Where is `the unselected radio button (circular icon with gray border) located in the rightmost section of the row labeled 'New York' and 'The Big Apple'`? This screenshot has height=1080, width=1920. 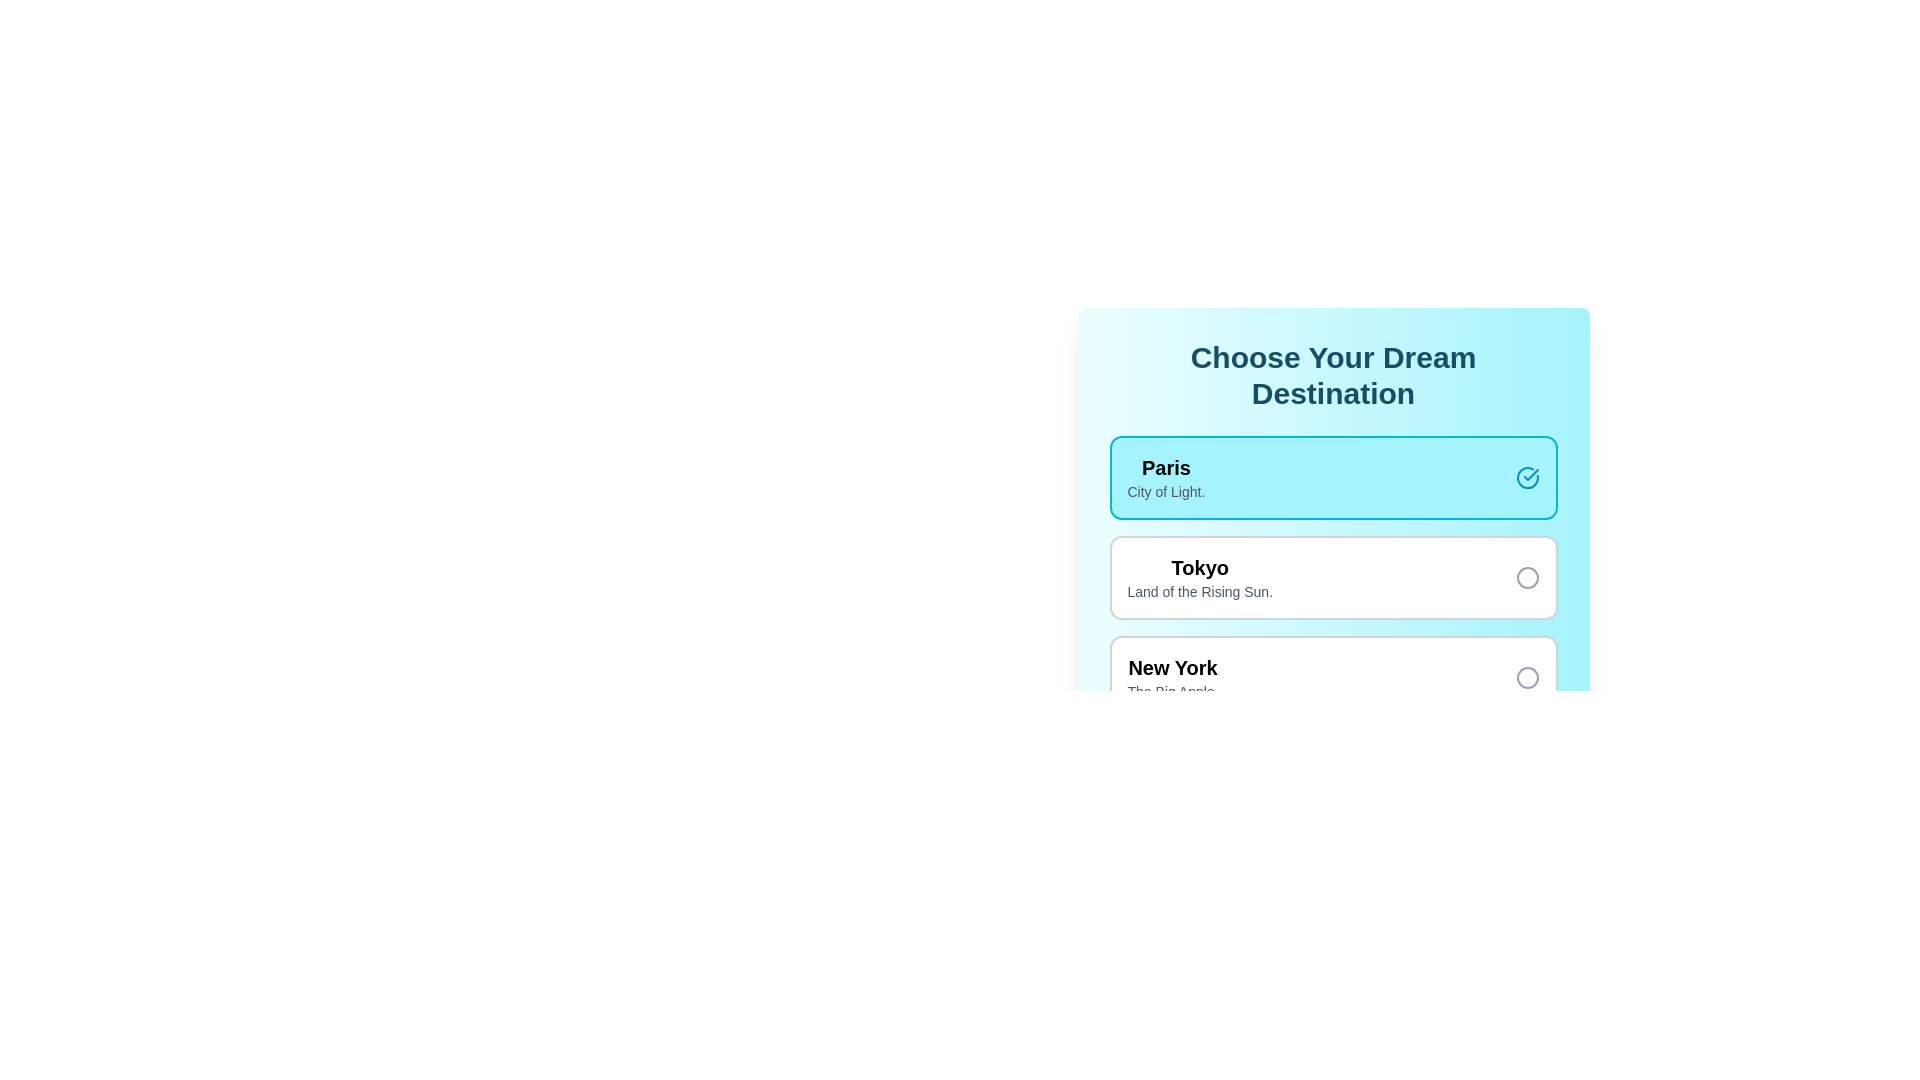 the unselected radio button (circular icon with gray border) located in the rightmost section of the row labeled 'New York' and 'The Big Apple' is located at coordinates (1526, 677).